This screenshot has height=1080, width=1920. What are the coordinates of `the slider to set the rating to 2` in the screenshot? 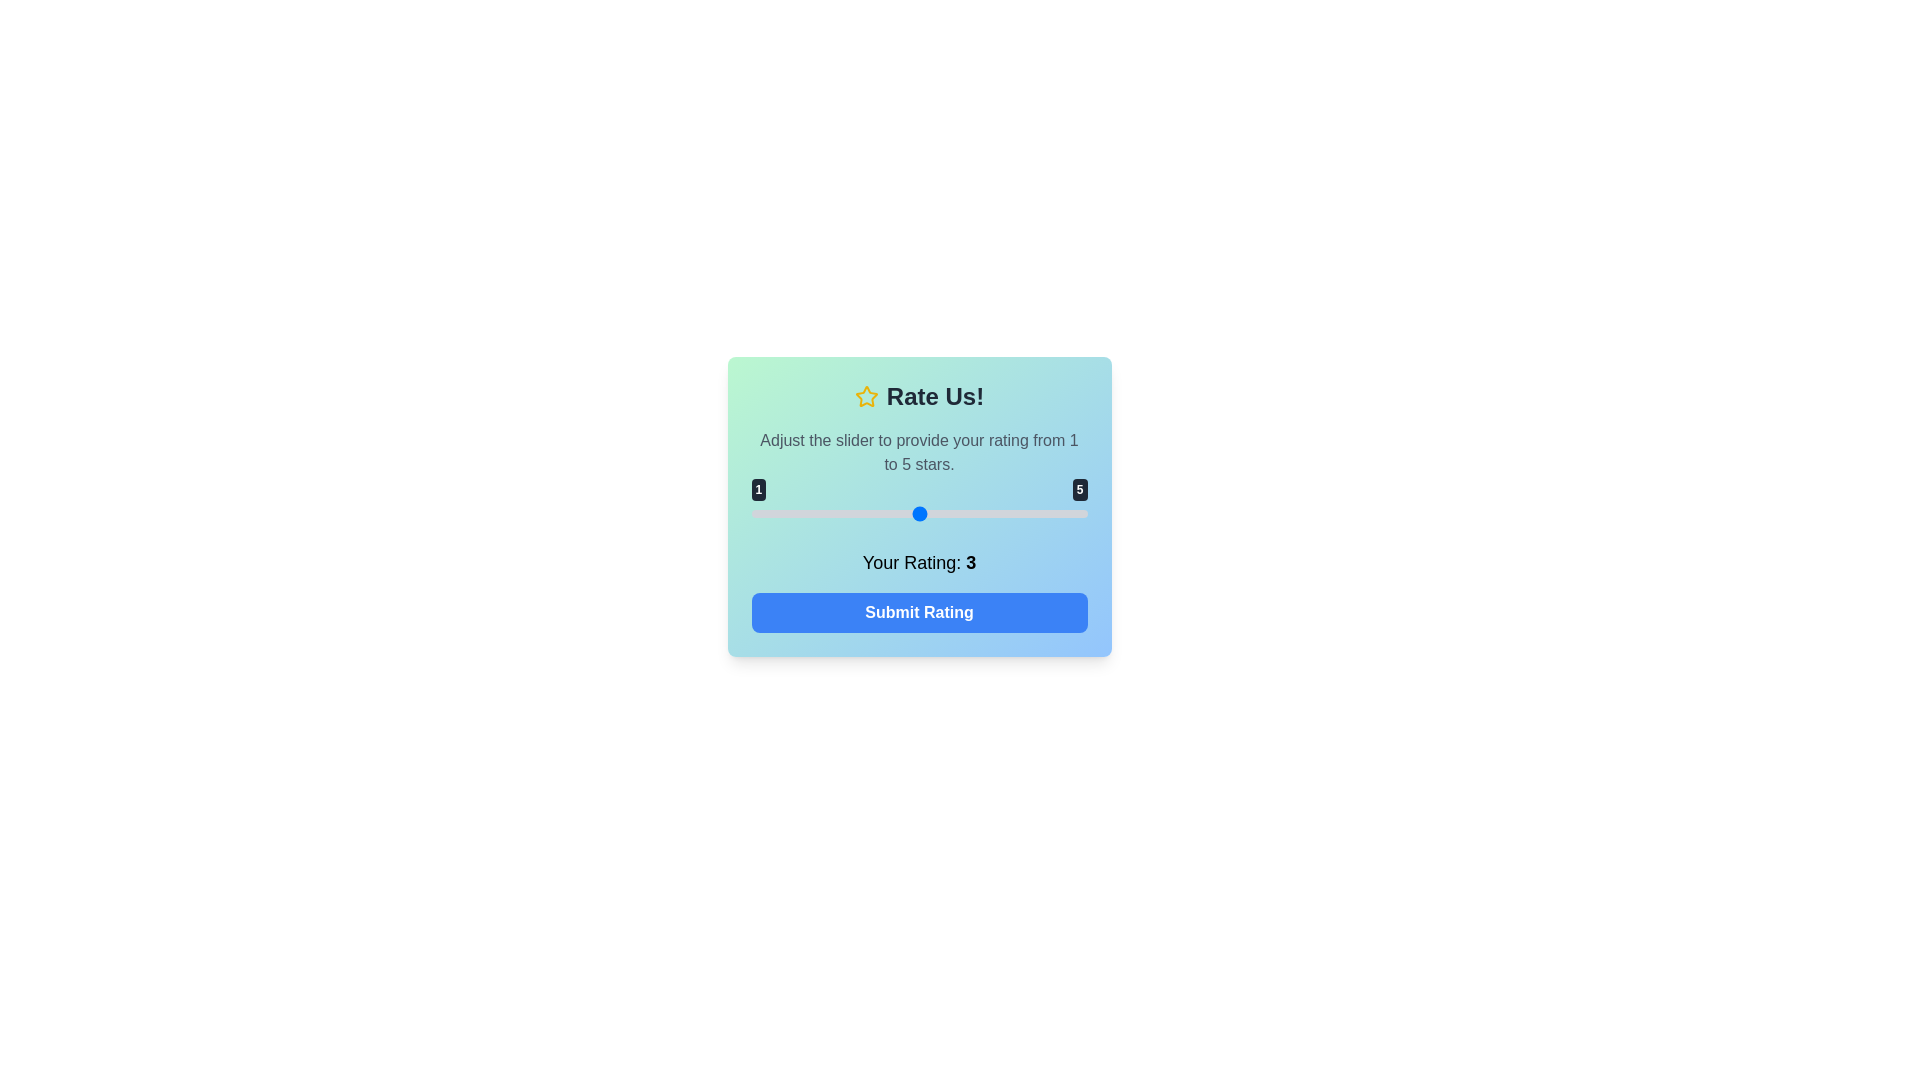 It's located at (835, 512).